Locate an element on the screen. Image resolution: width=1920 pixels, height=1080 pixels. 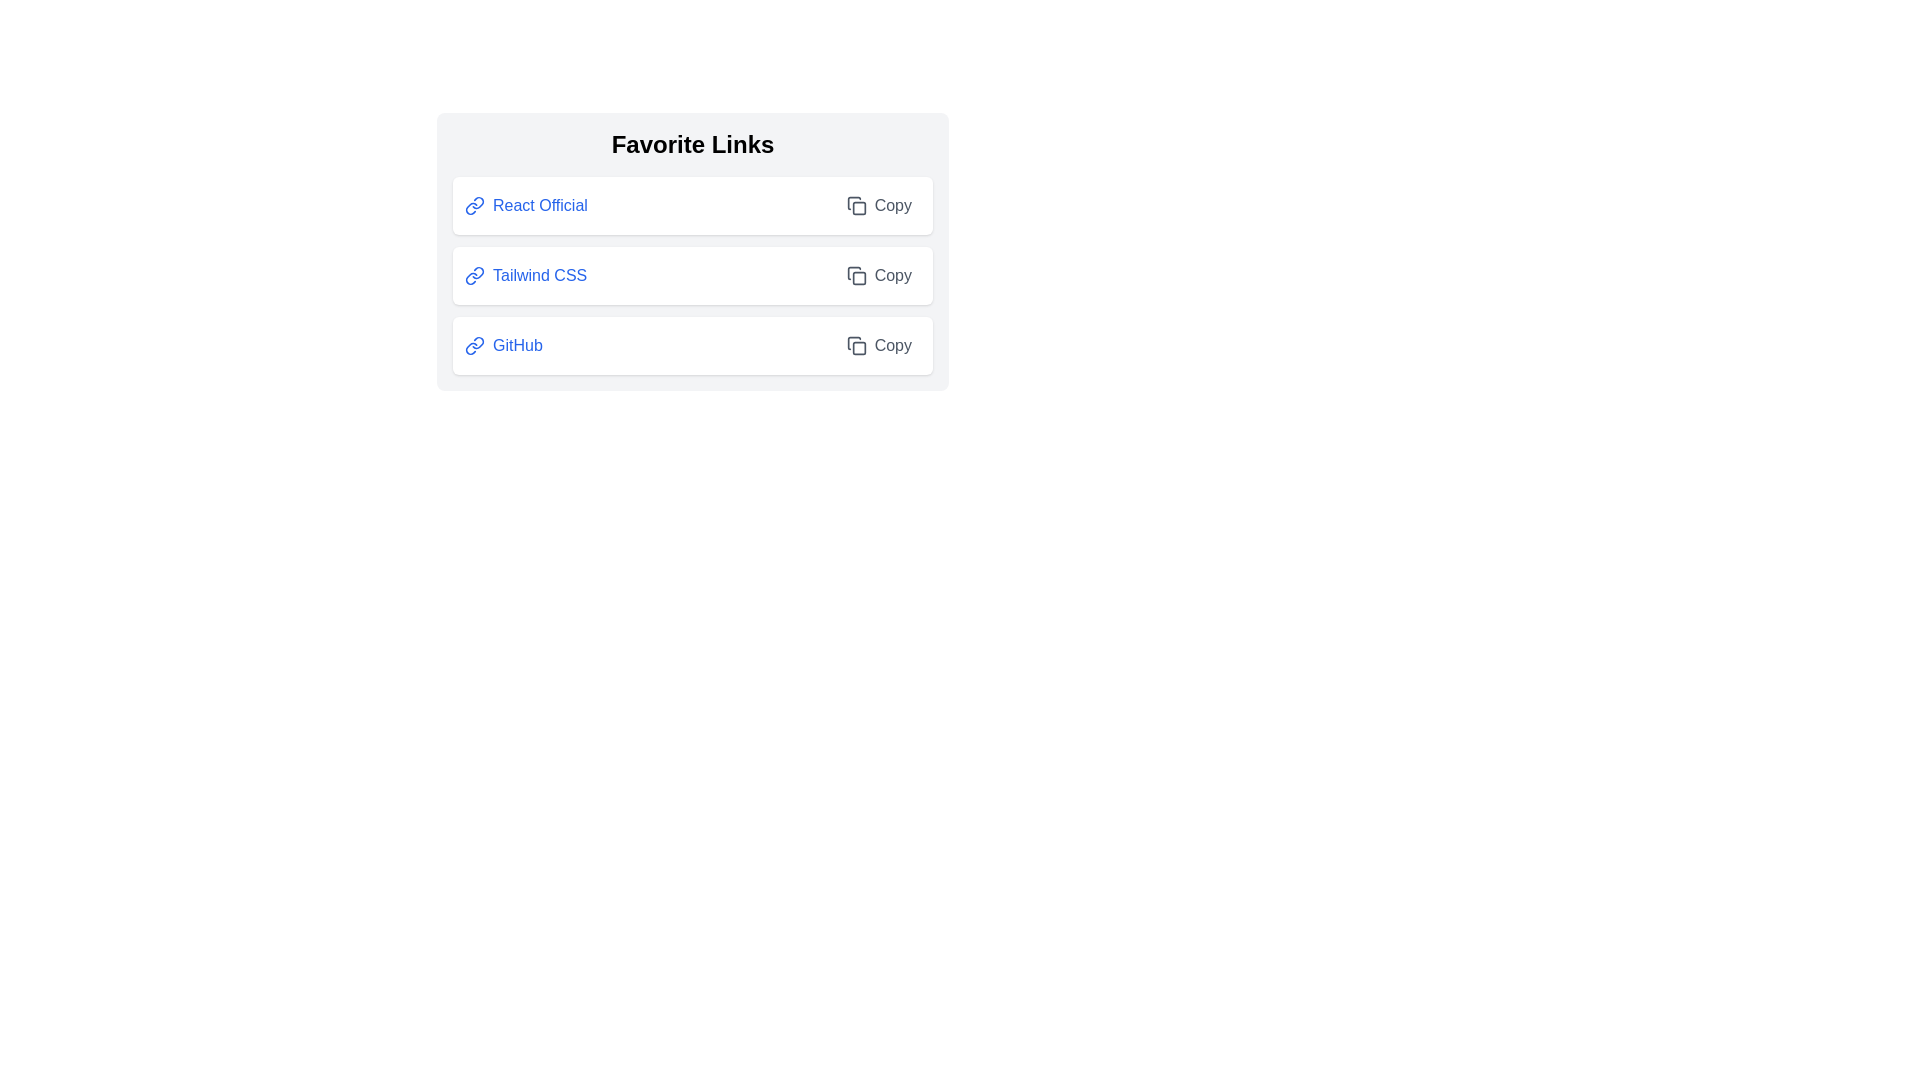
the text link adjacent to the interlocked chains icon in the 'React Official' item of the 'Favorite Links' section is located at coordinates (474, 205).